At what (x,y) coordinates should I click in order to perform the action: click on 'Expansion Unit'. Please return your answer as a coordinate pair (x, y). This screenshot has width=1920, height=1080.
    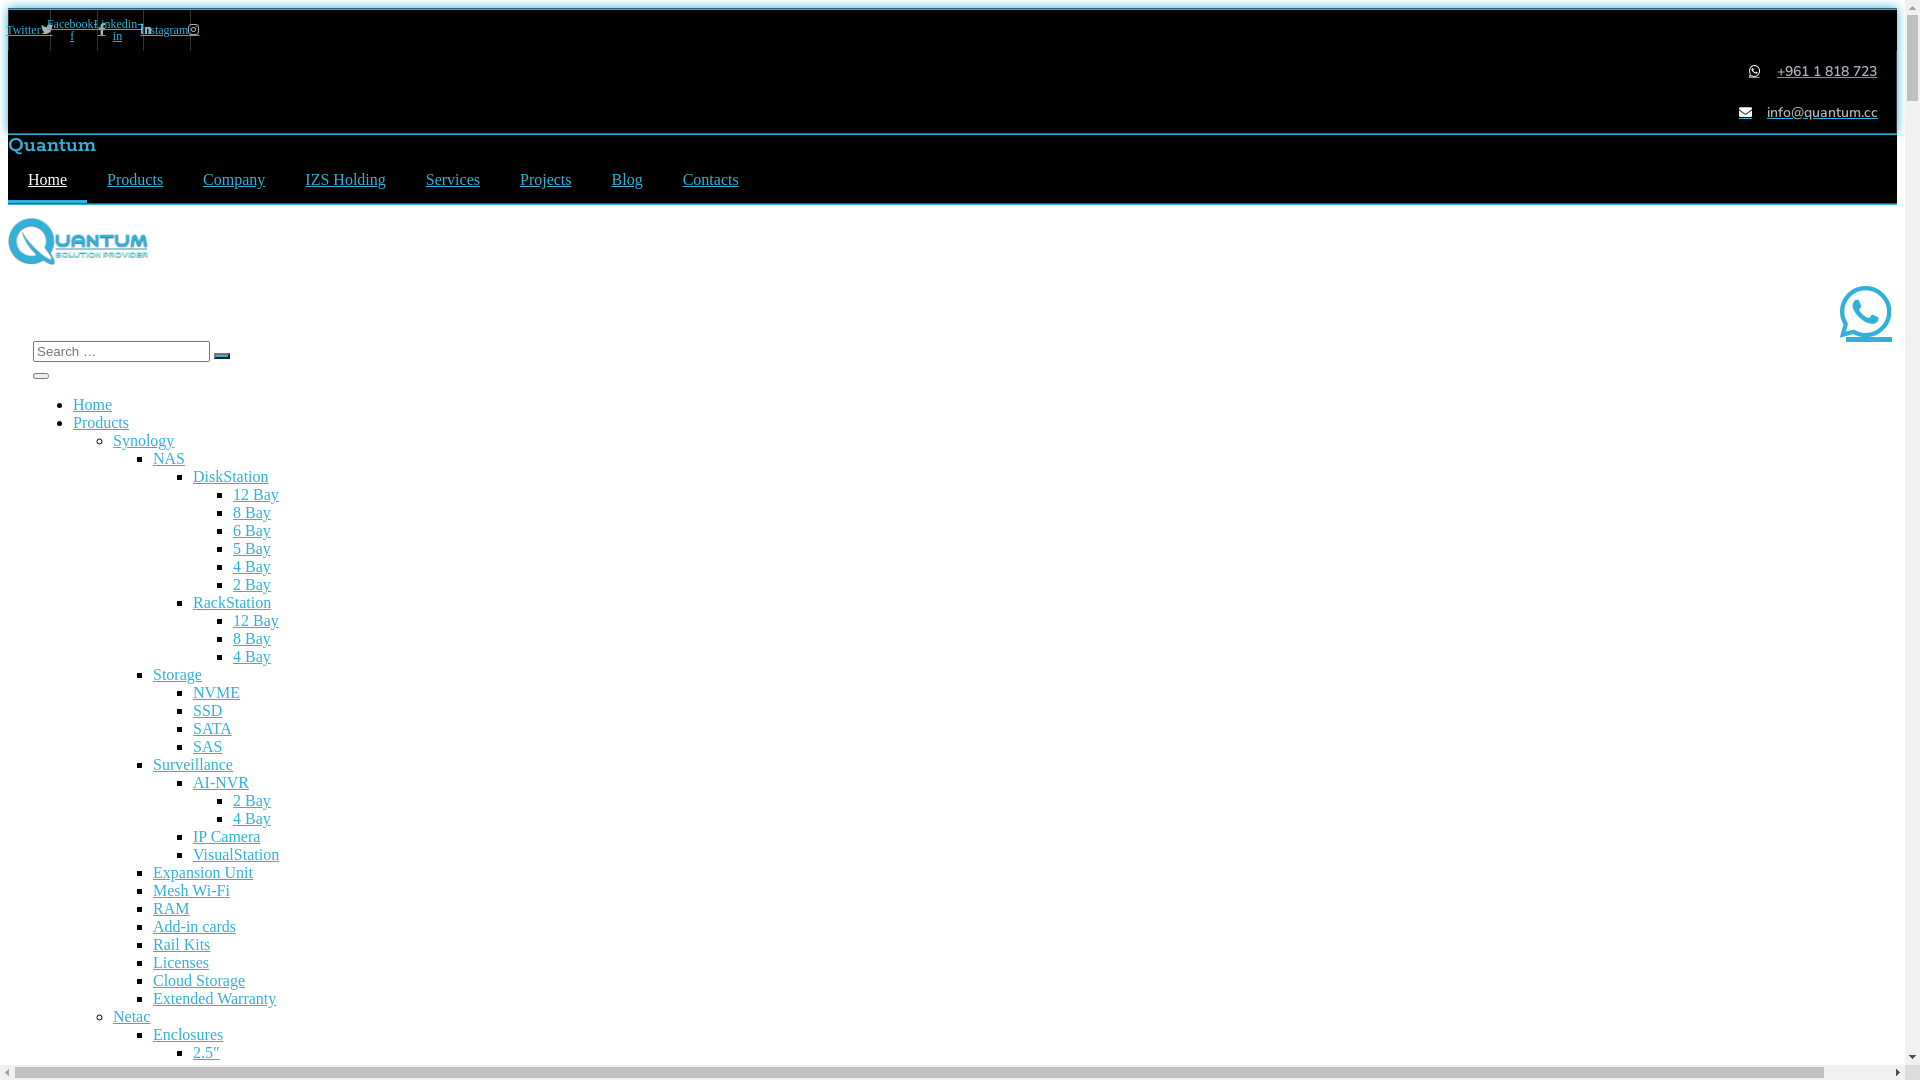
    Looking at the image, I should click on (202, 871).